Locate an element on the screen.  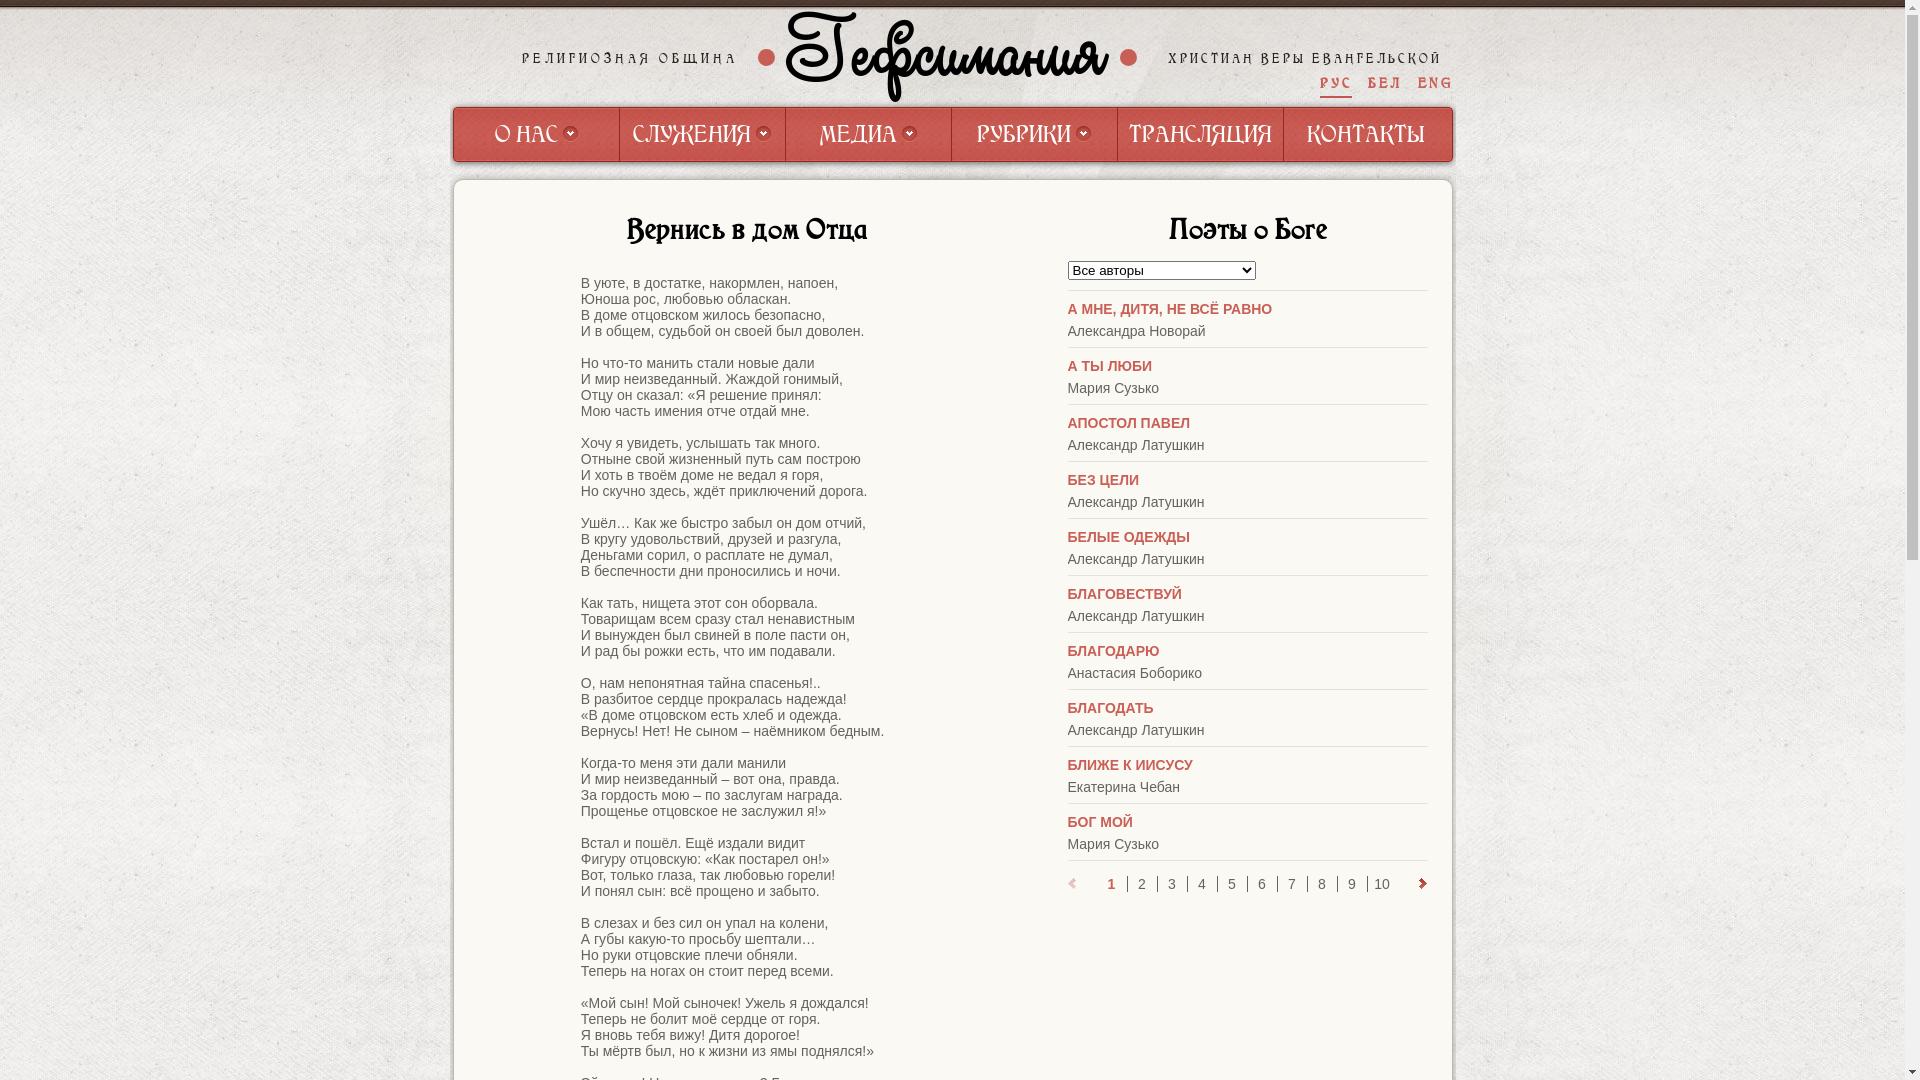
'ENG' is located at coordinates (1434, 82).